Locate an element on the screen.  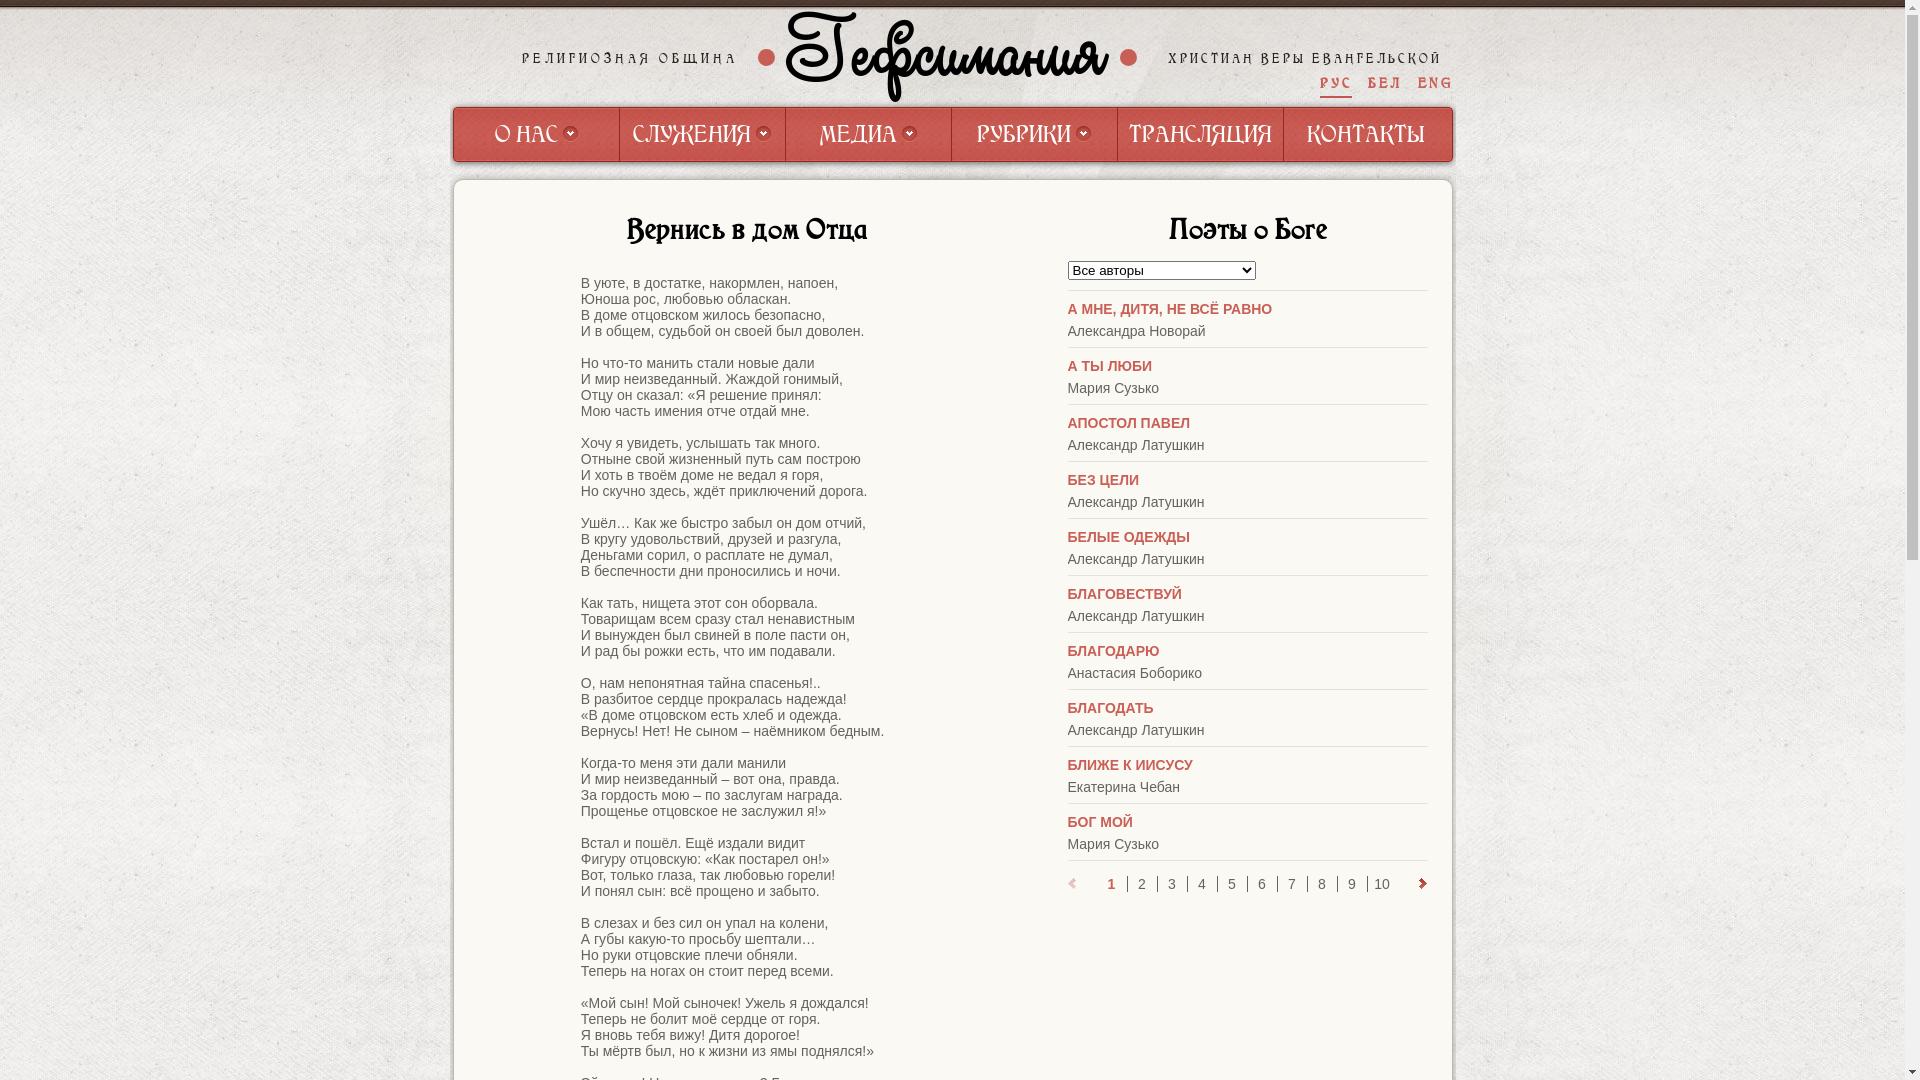
'ENG' is located at coordinates (1434, 82).